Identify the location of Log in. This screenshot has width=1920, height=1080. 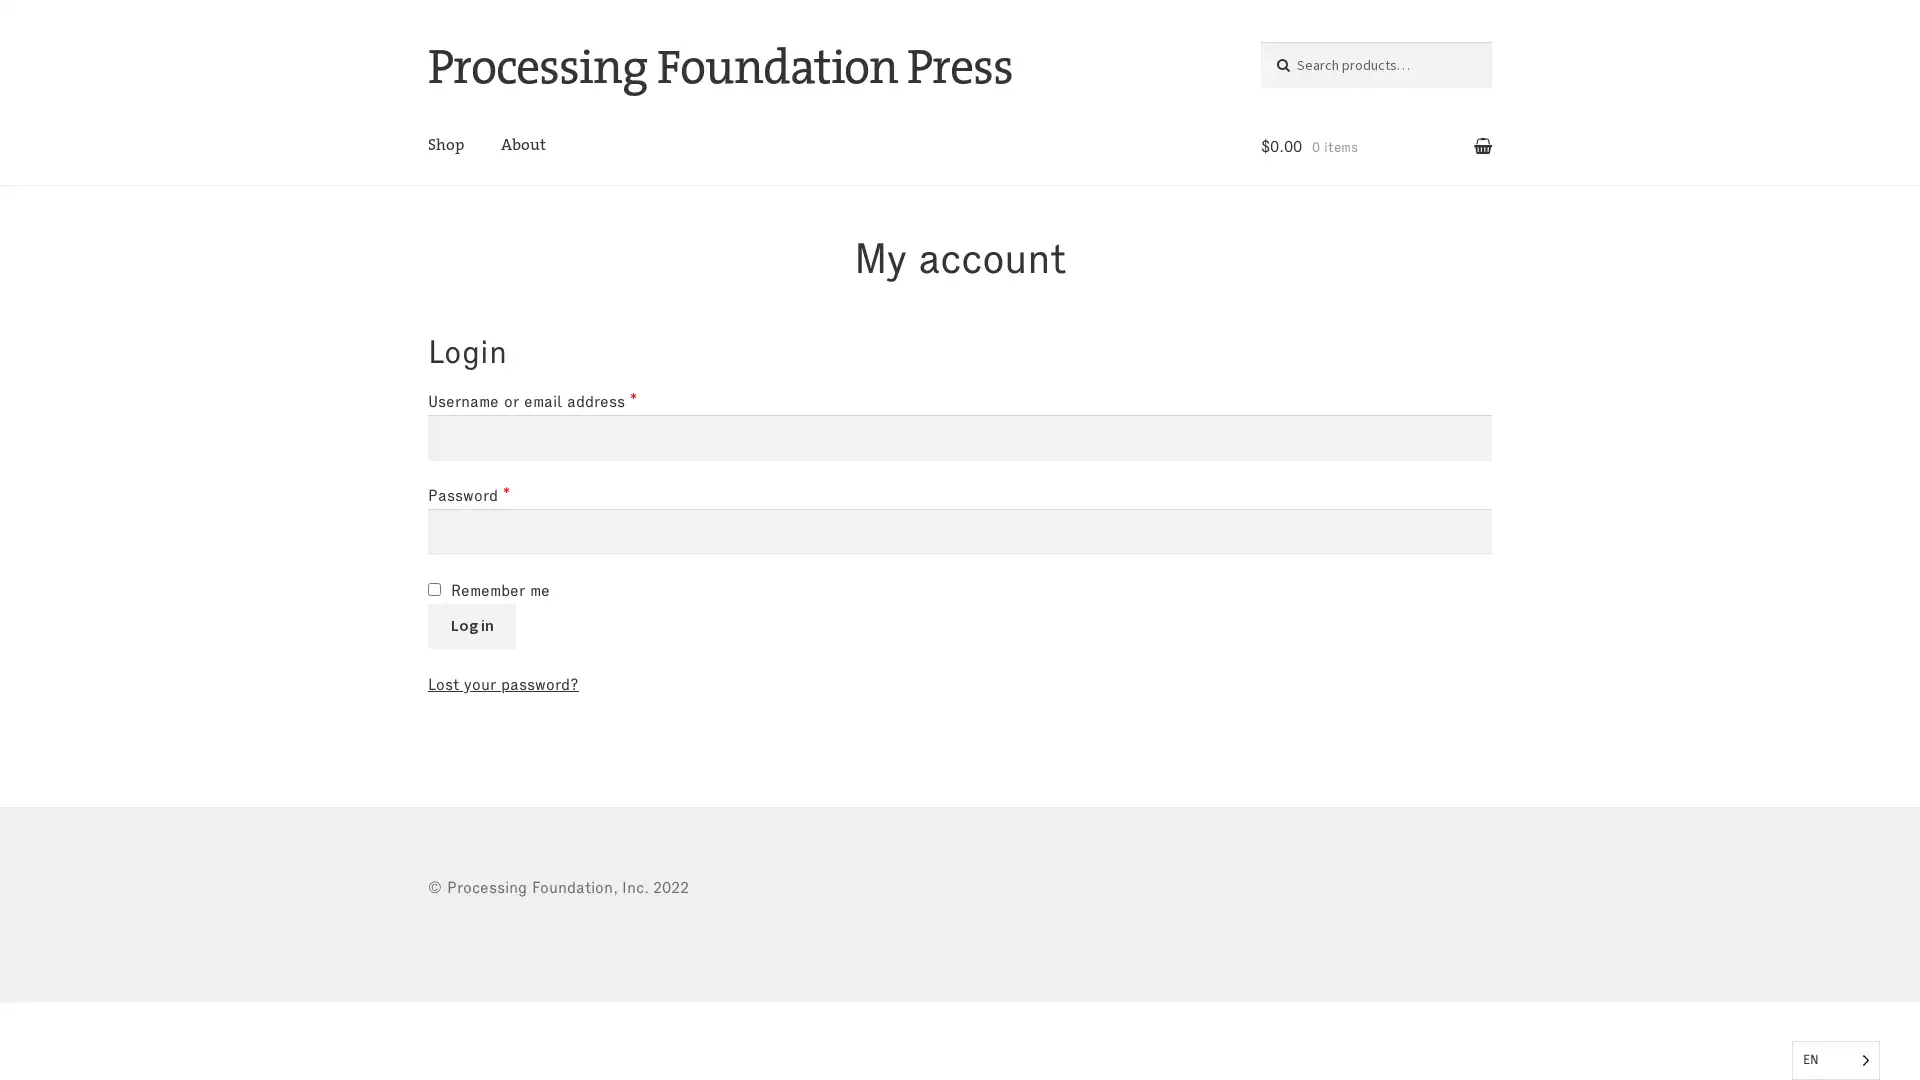
(470, 624).